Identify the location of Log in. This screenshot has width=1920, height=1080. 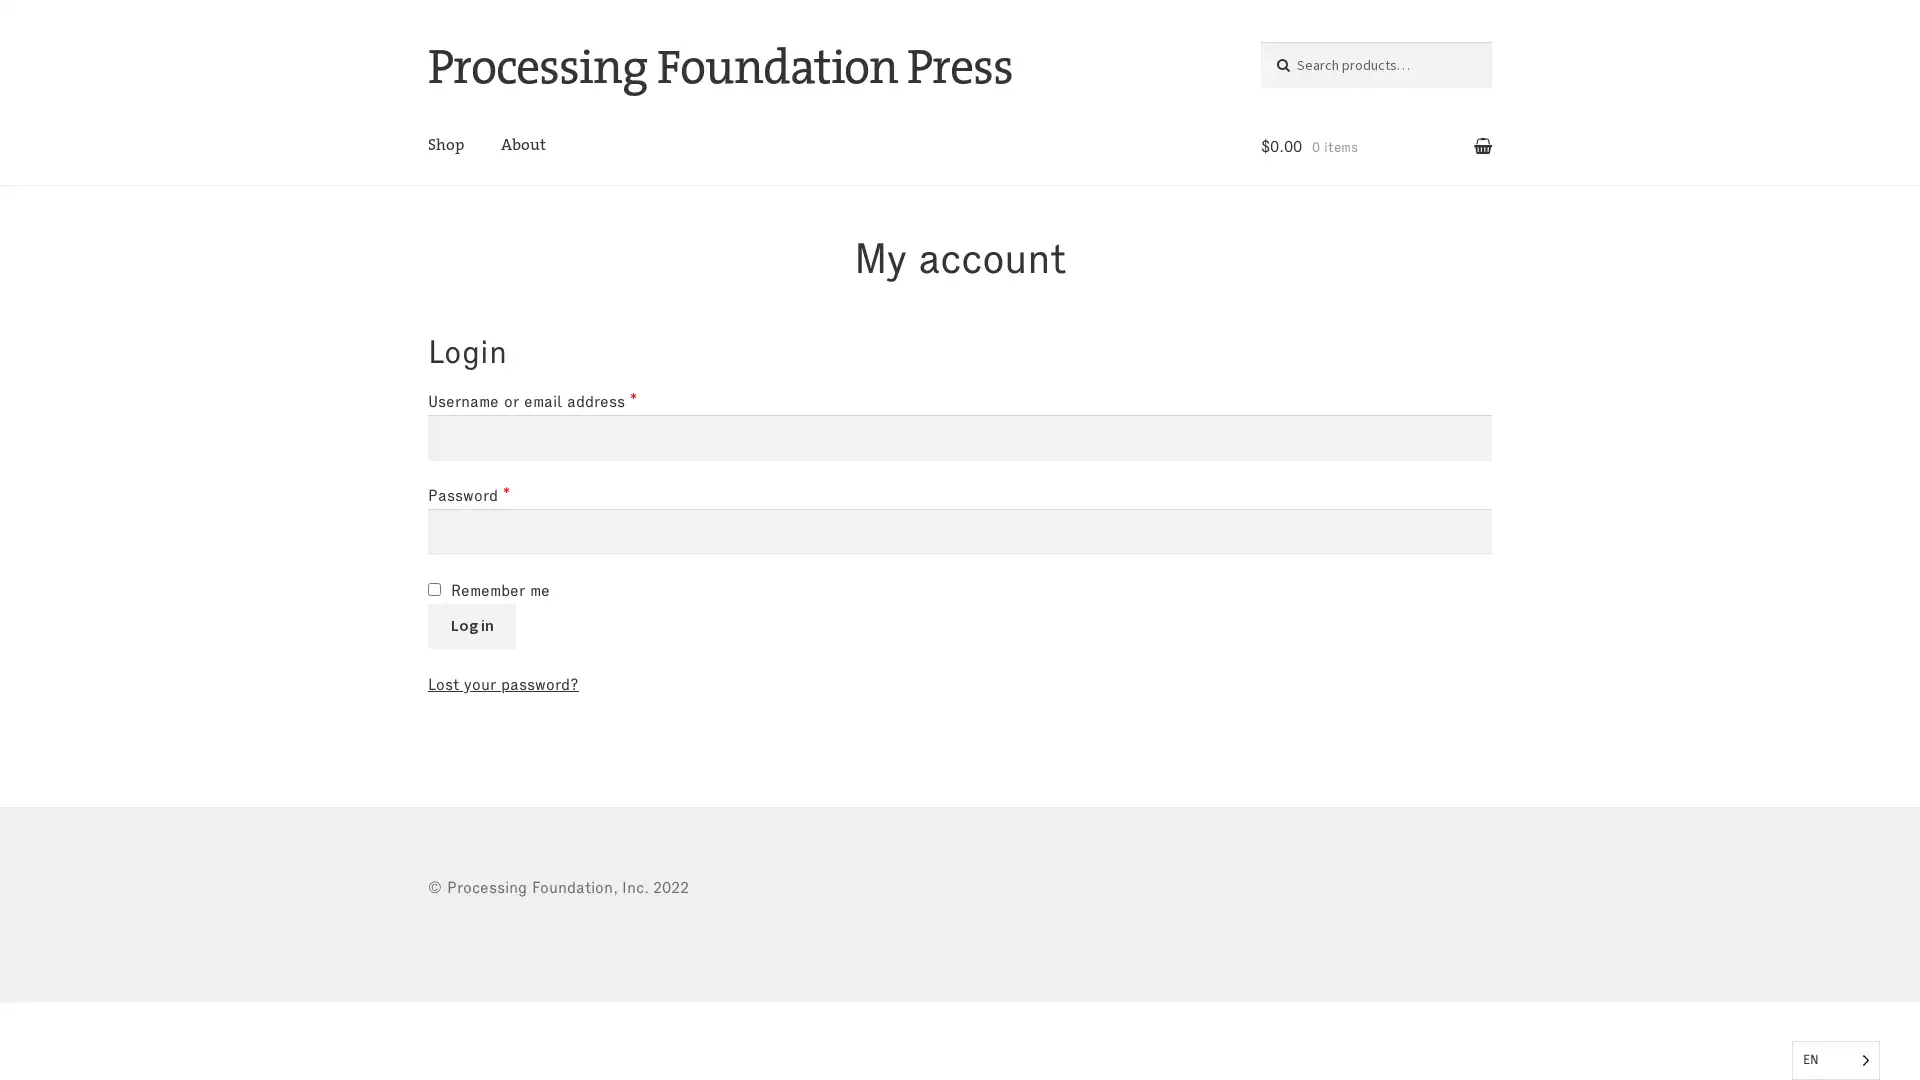
(470, 624).